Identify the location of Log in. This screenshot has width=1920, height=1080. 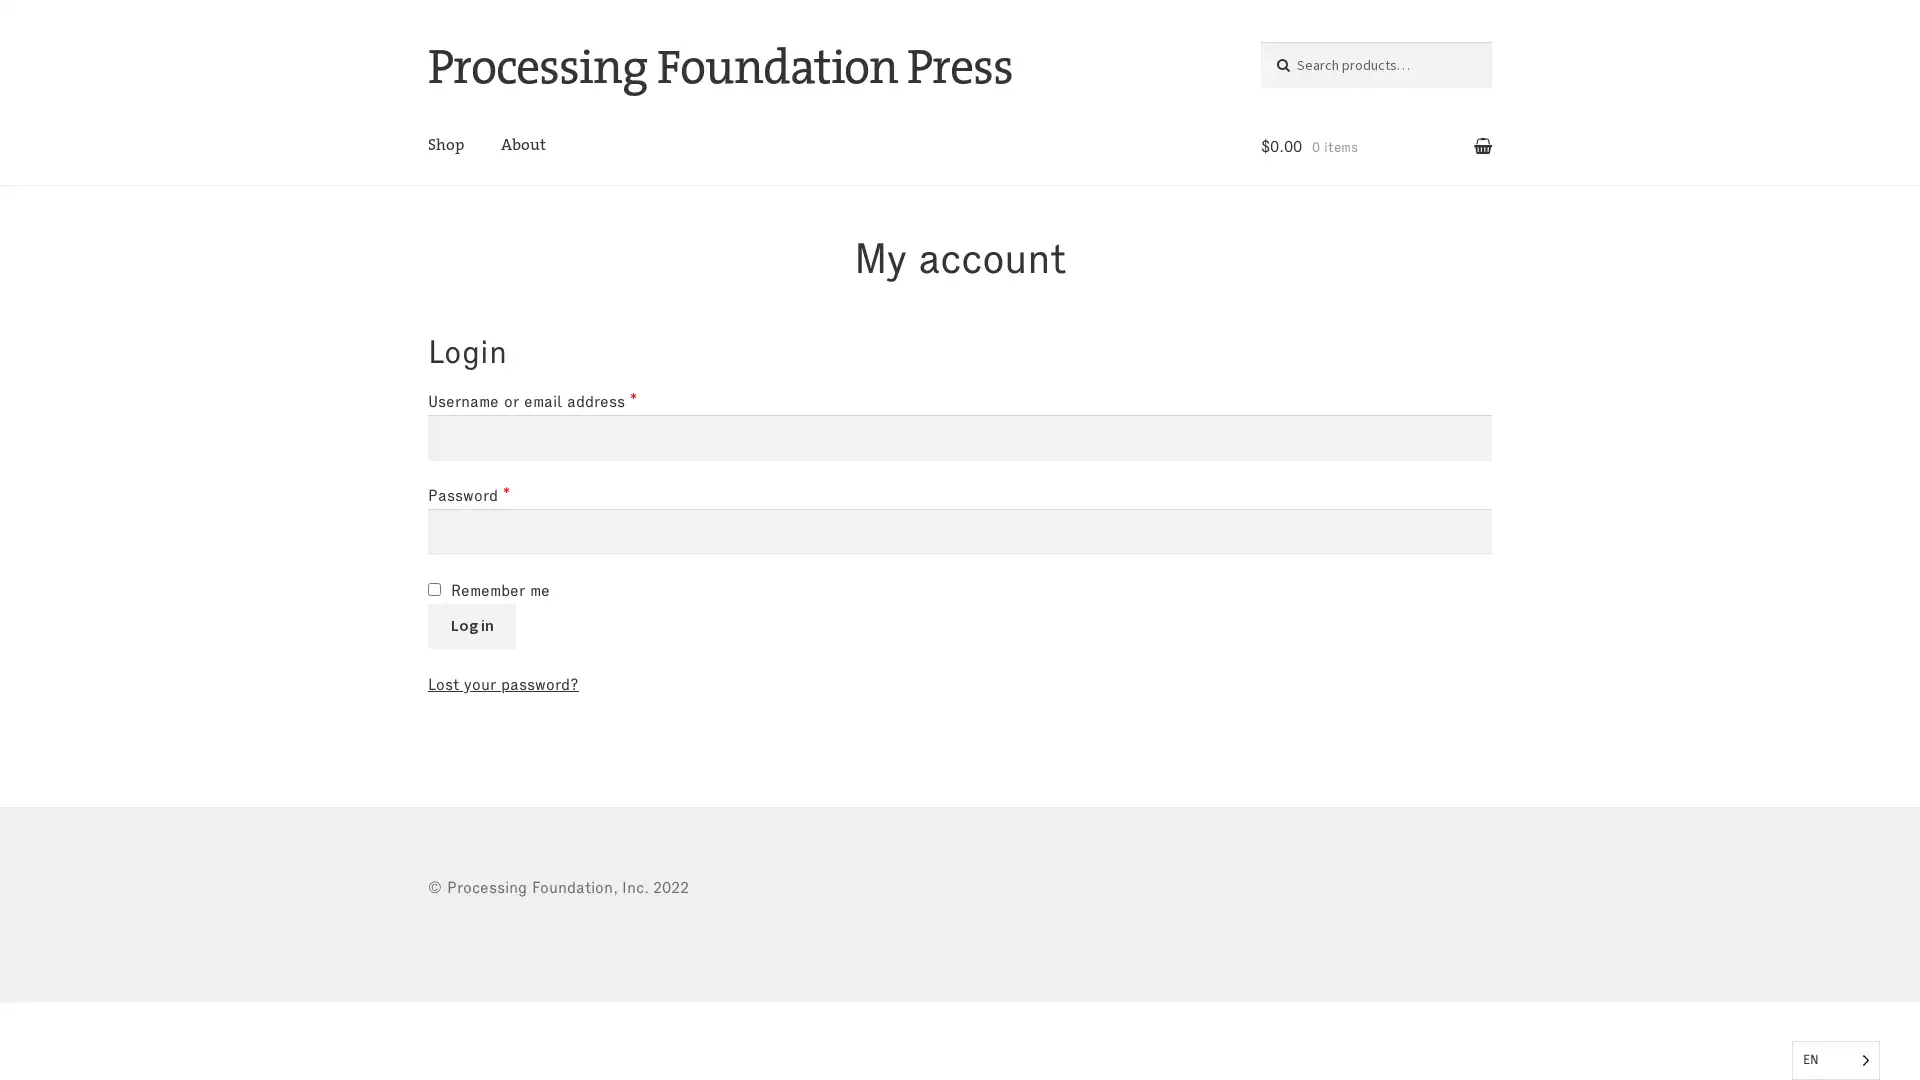
(470, 624).